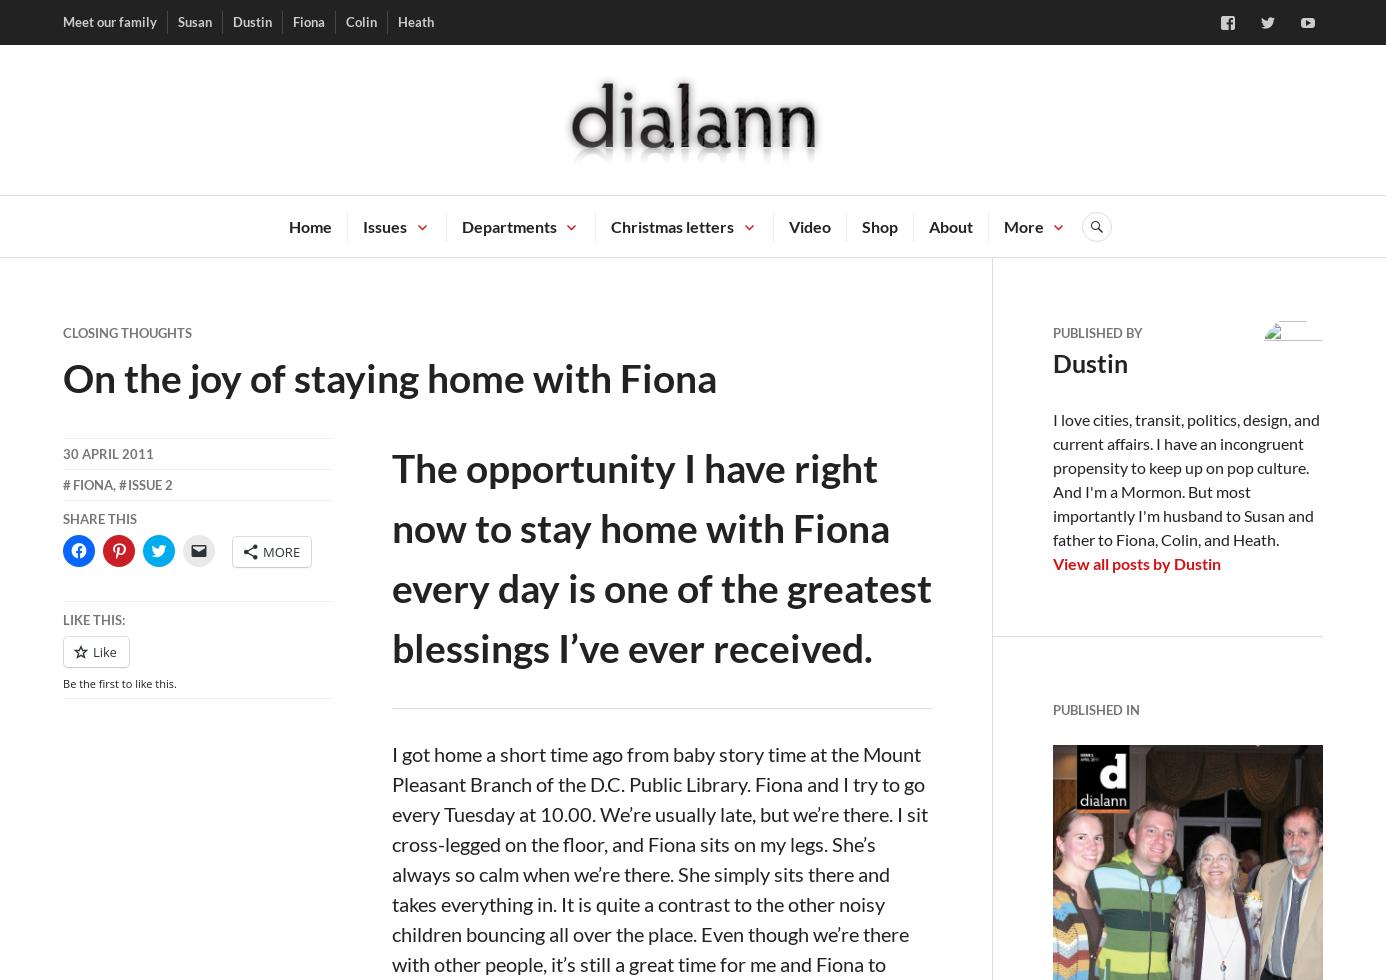 The image size is (1386, 980). What do you see at coordinates (508, 225) in the screenshot?
I see `'Departments'` at bounding box center [508, 225].